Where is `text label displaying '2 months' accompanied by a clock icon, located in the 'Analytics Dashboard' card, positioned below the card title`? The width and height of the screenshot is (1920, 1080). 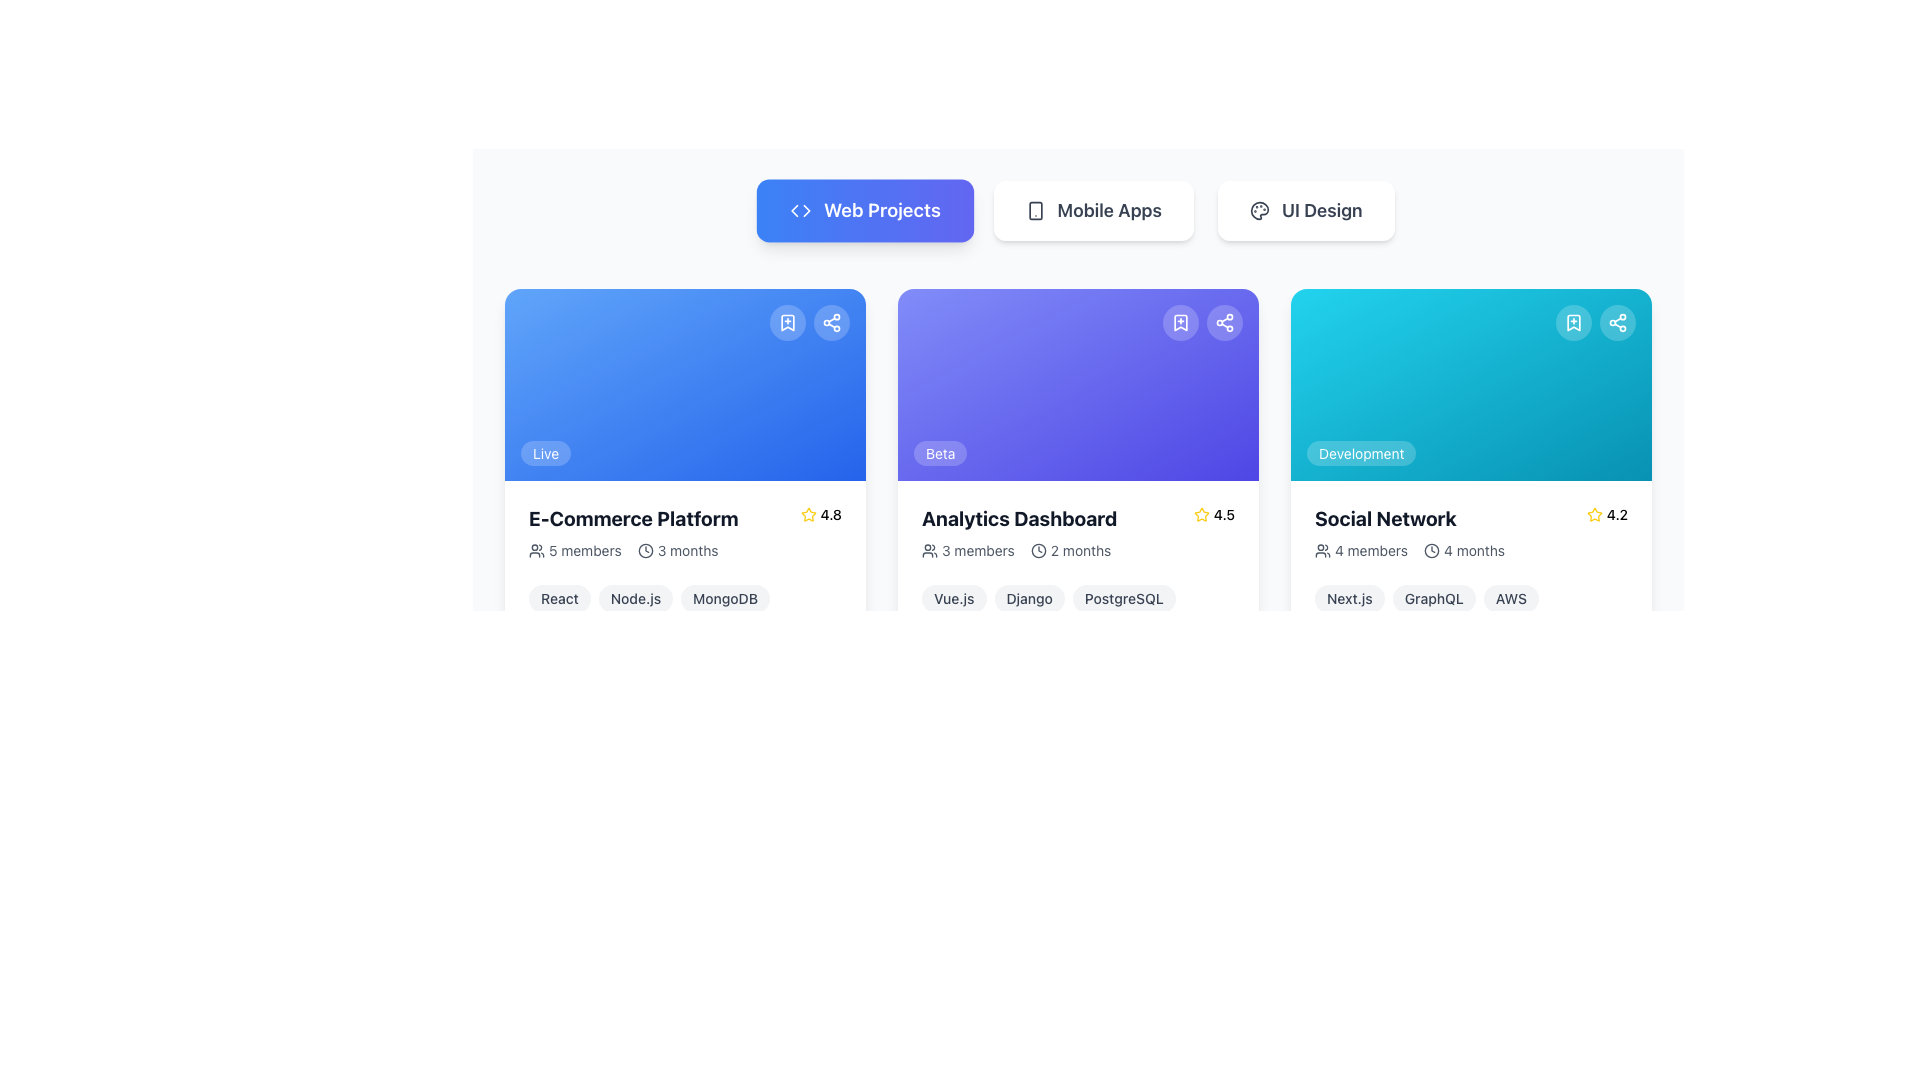
text label displaying '2 months' accompanied by a clock icon, located in the 'Analytics Dashboard' card, positioned below the card title is located at coordinates (1070, 551).